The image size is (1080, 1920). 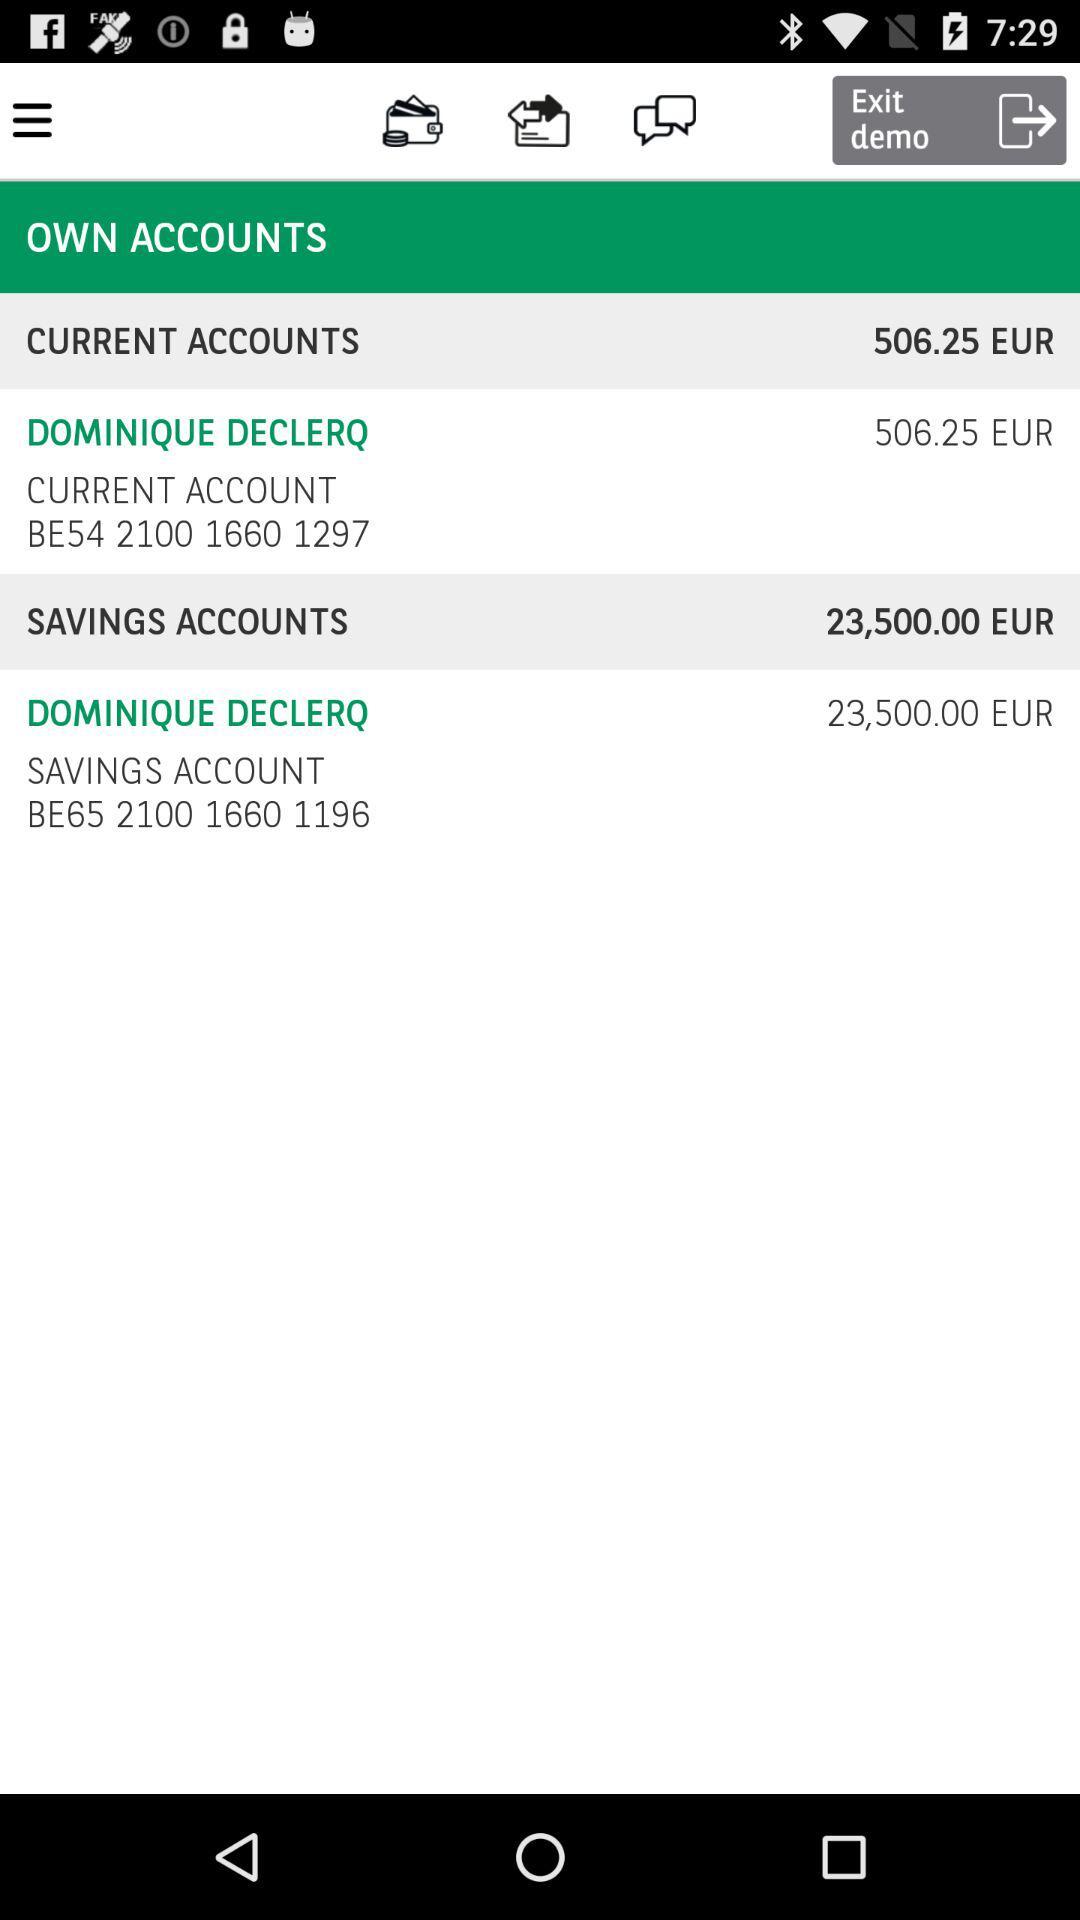 What do you see at coordinates (174, 770) in the screenshot?
I see `icon to the left of 23 500 00 checkbox` at bounding box center [174, 770].